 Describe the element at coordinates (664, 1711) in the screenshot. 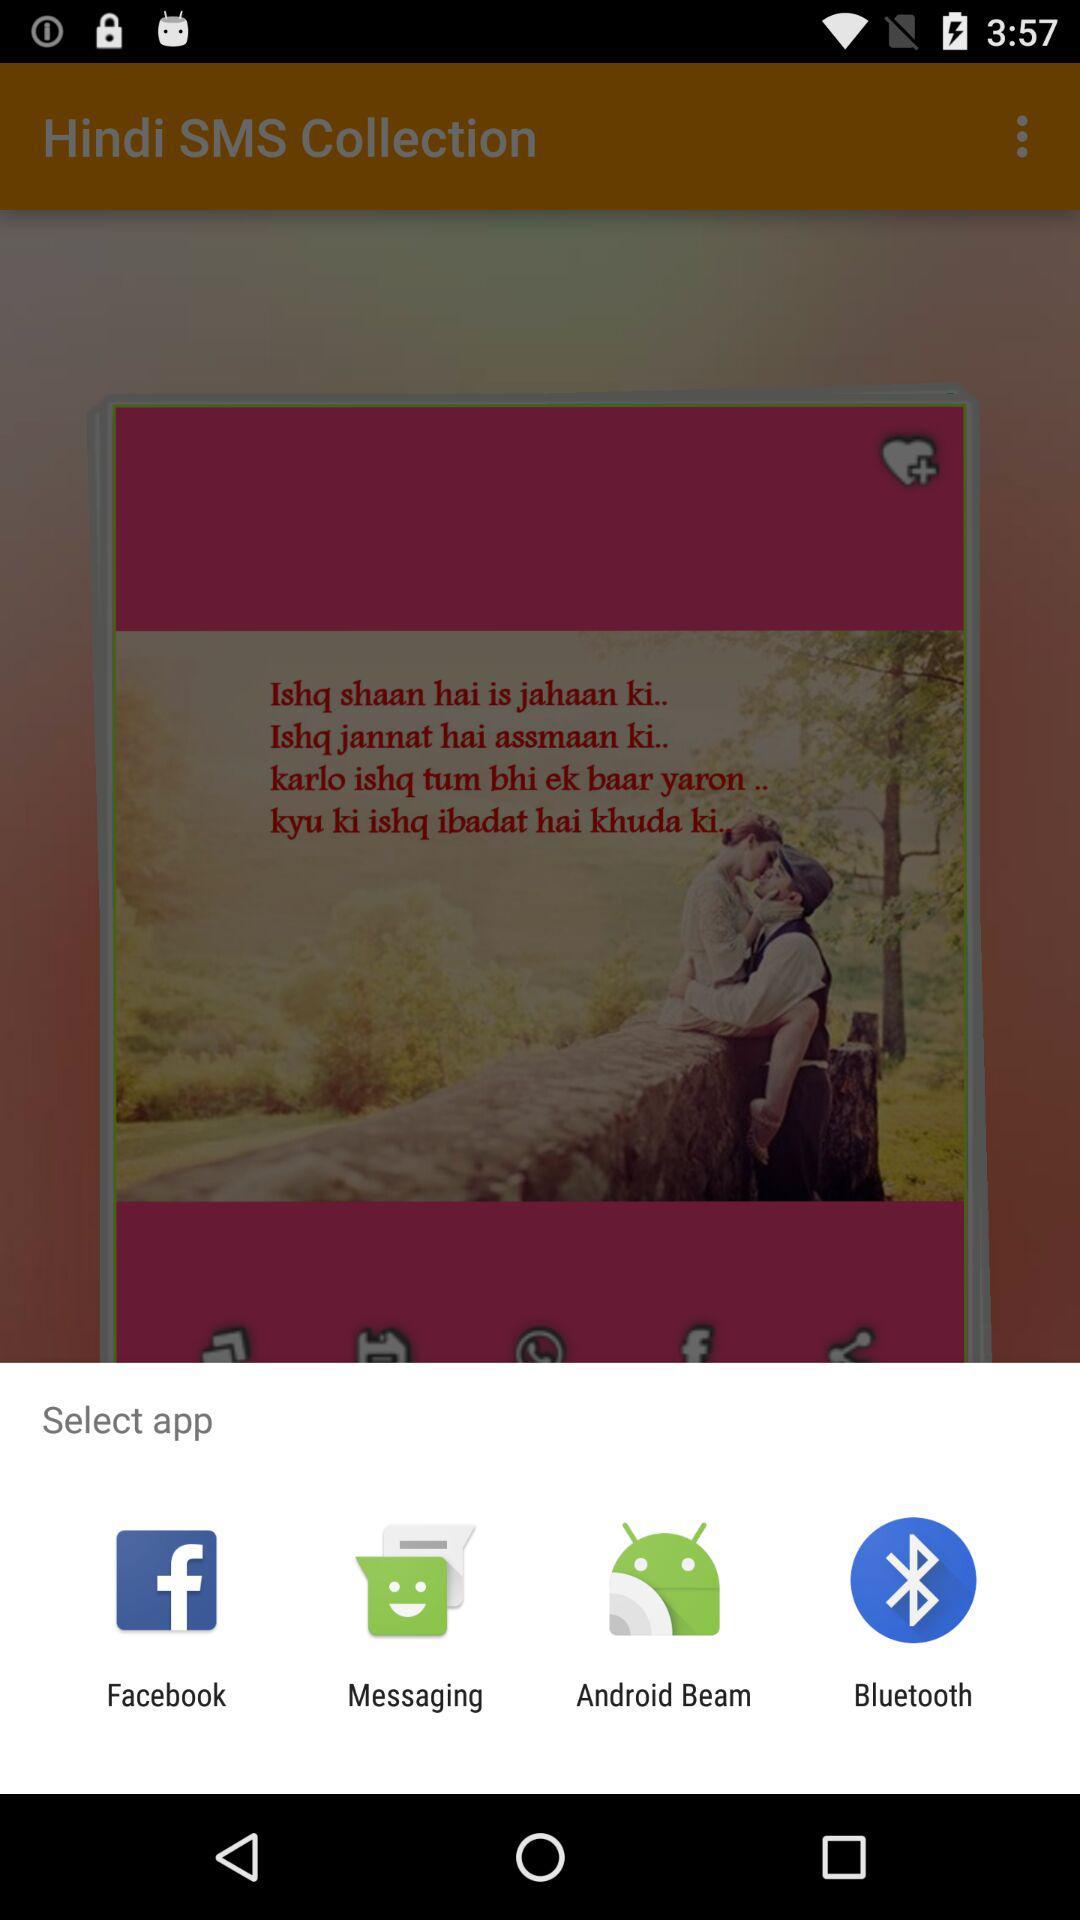

I see `icon next to bluetooth` at that location.